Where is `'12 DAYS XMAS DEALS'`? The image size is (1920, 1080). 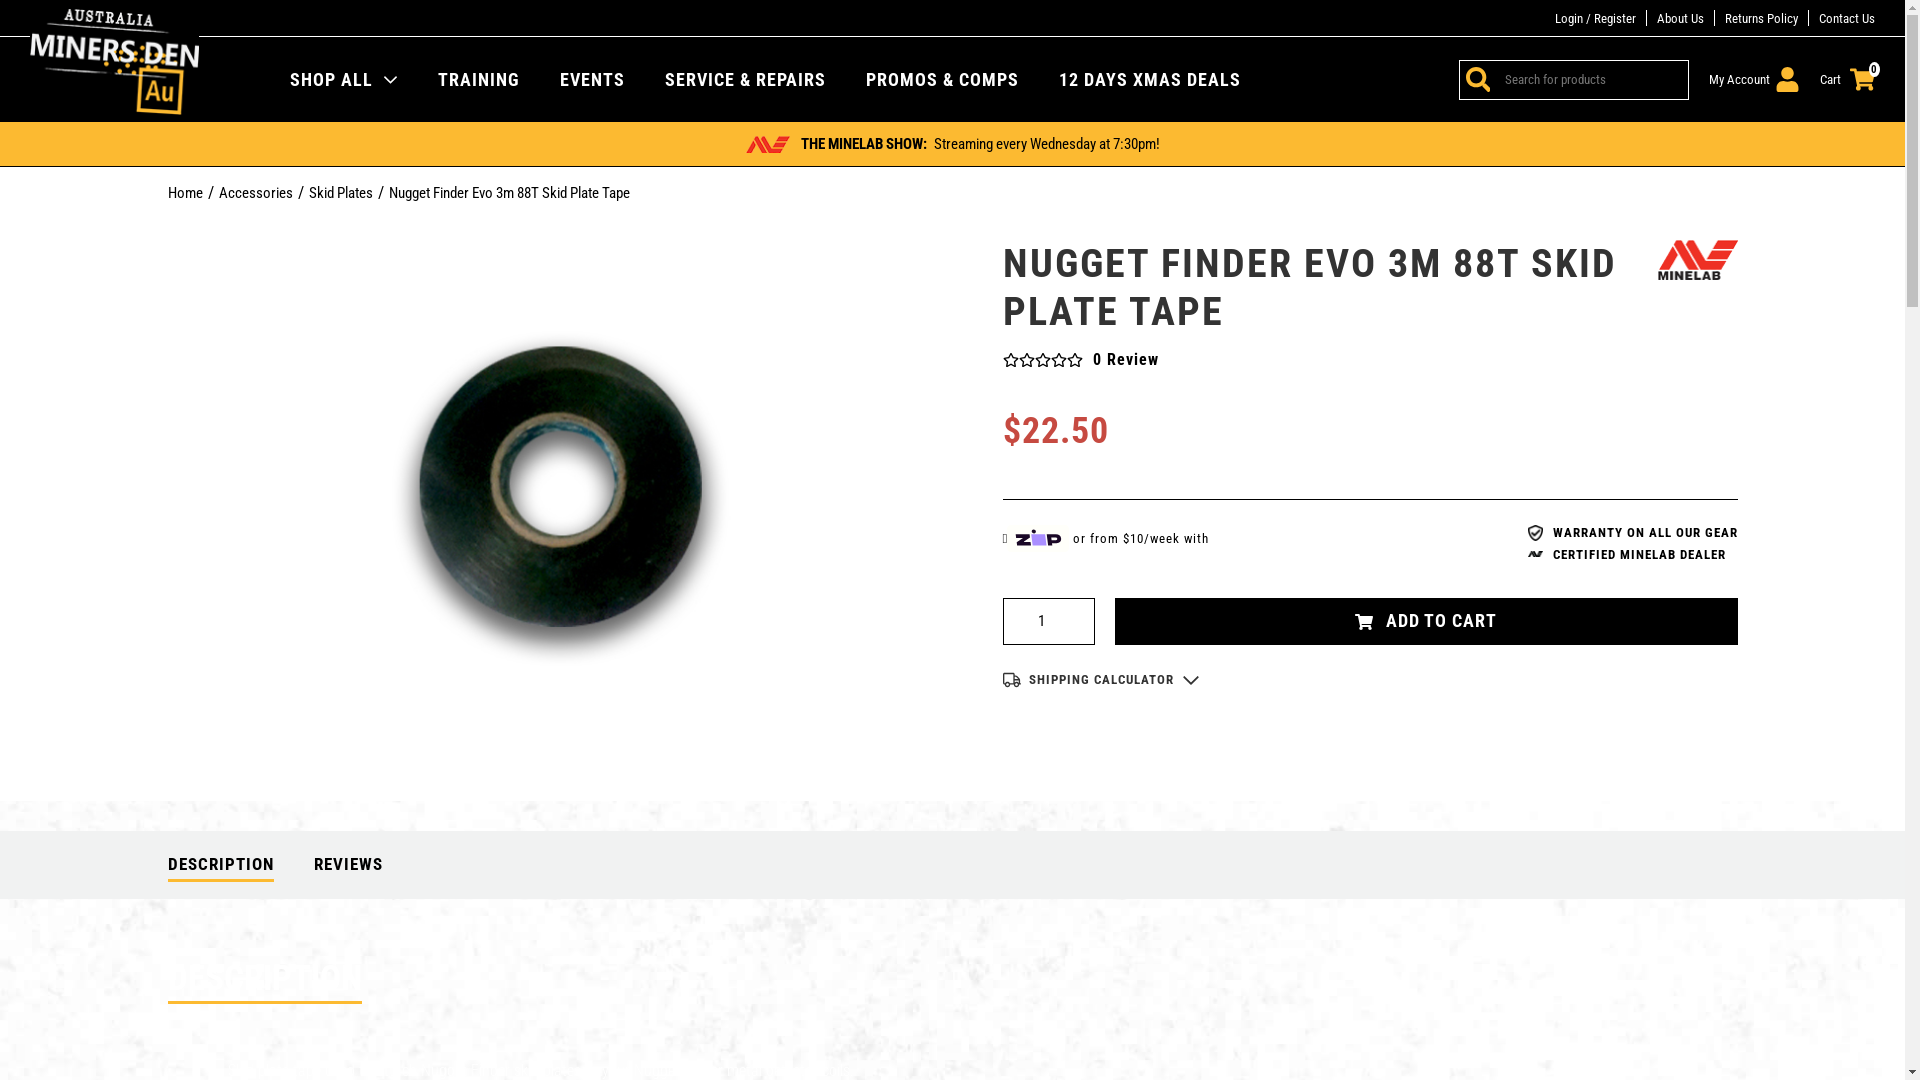
'12 DAYS XMAS DEALS' is located at coordinates (1150, 77).